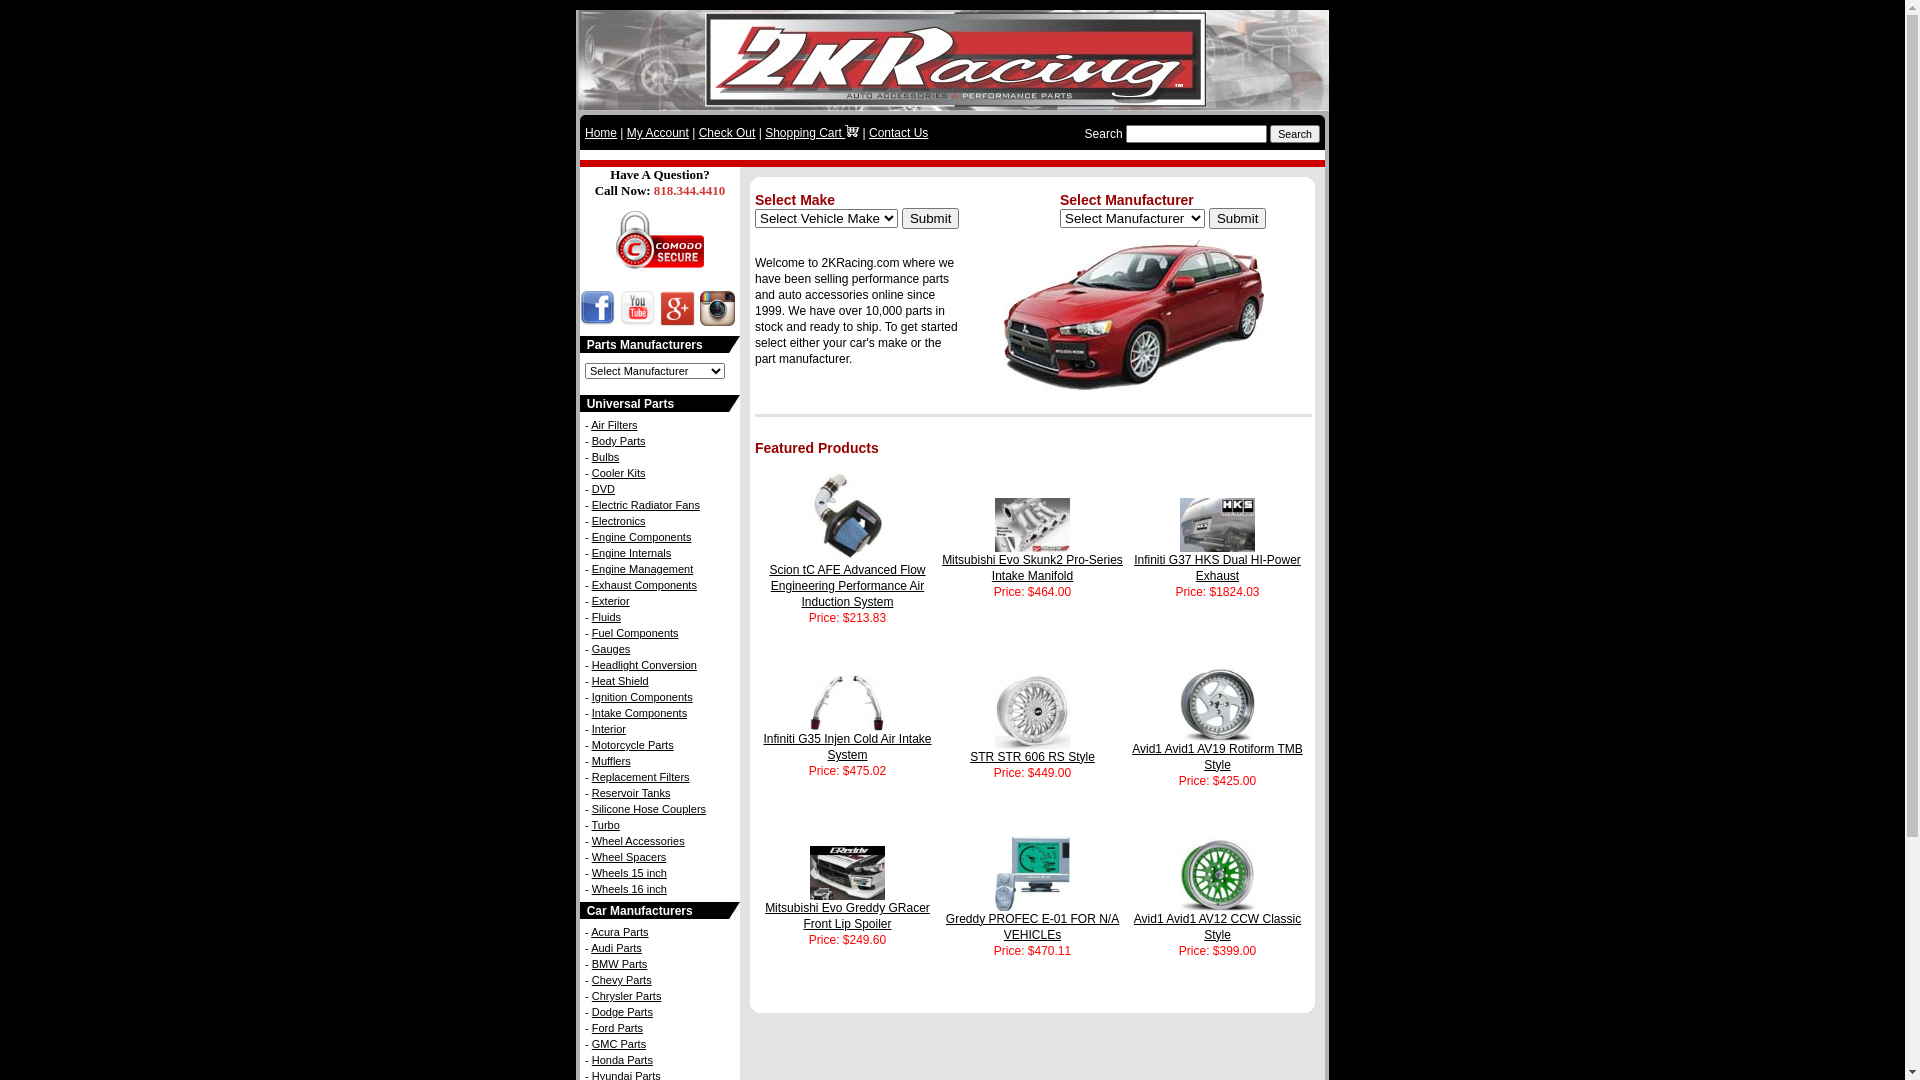 This screenshot has height=1080, width=1920. I want to click on 'Gauges', so click(610, 648).